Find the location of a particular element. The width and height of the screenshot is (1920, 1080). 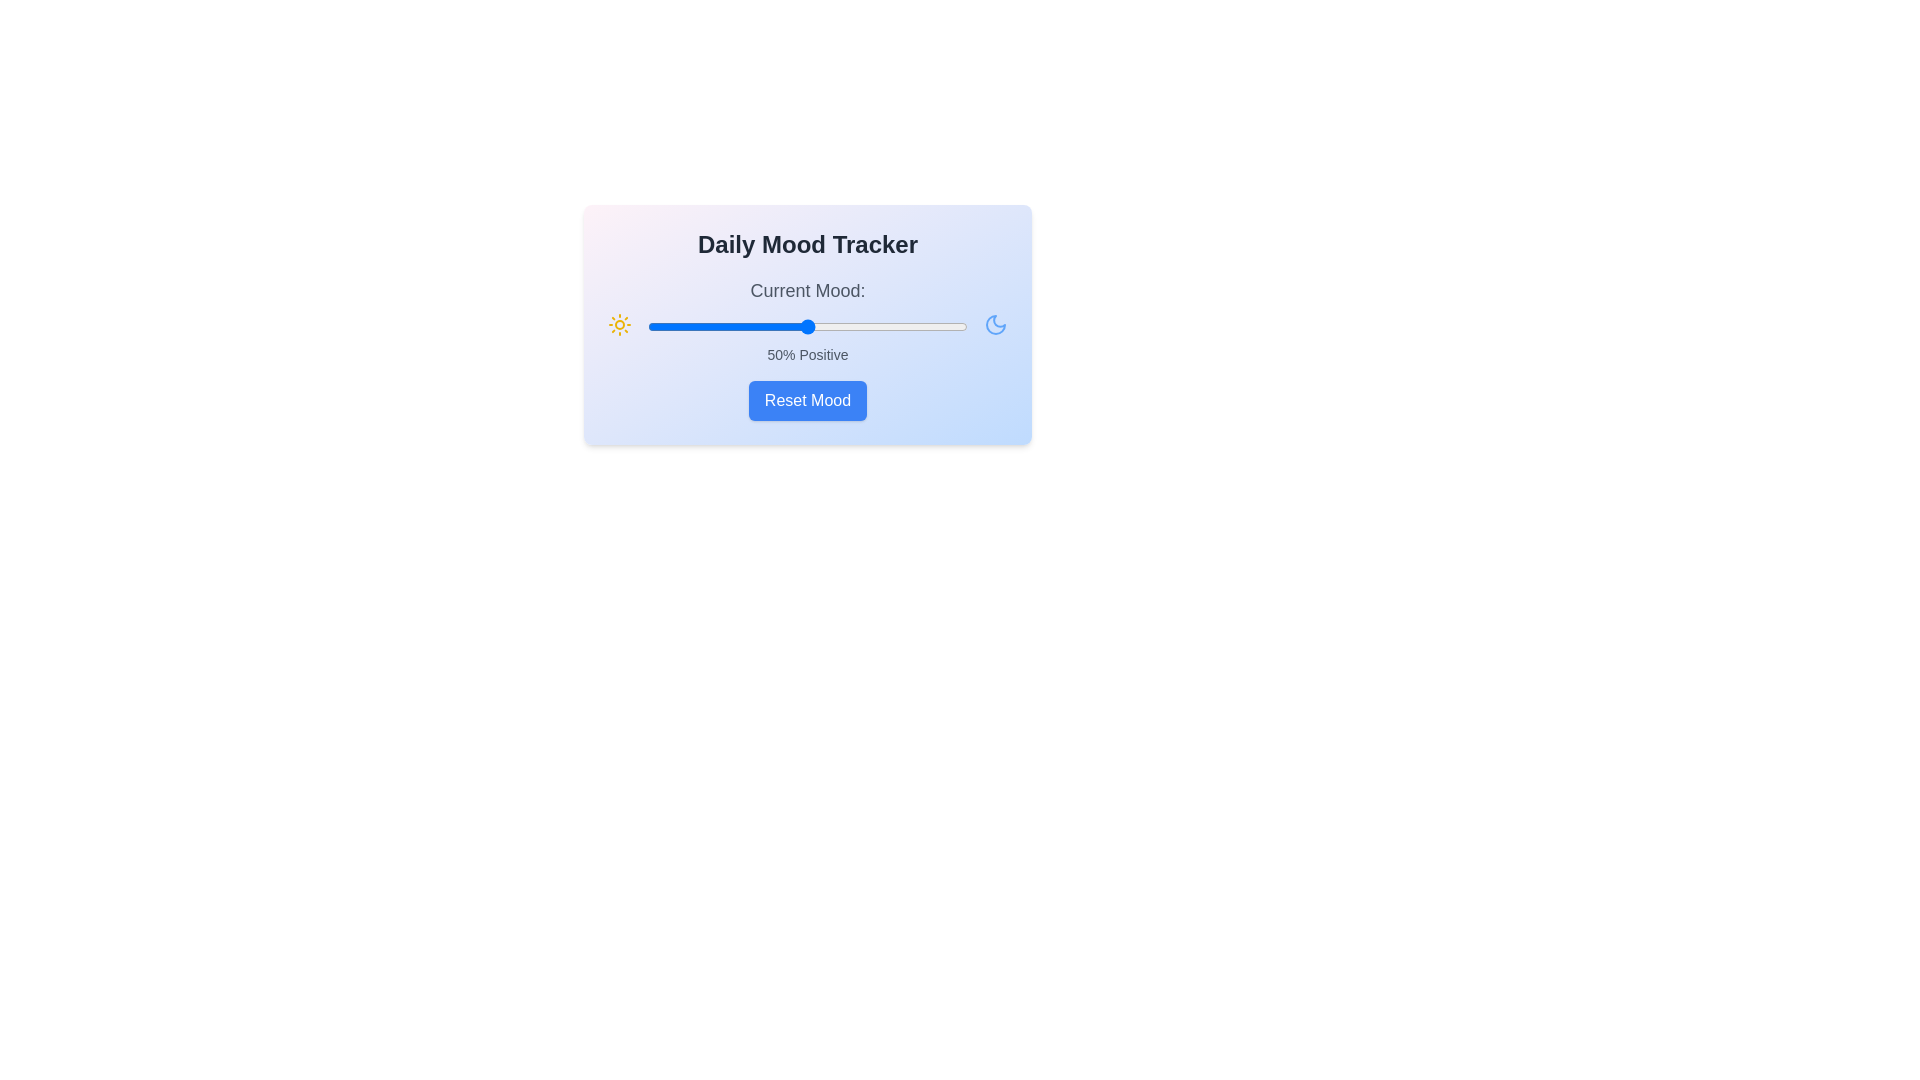

the 'Reset Mood' button, which is a rectangular button with a blue background and white text, located below the '50% Positive' progress bar in the 'Daily Mood Tracker' interface is located at coordinates (807, 401).